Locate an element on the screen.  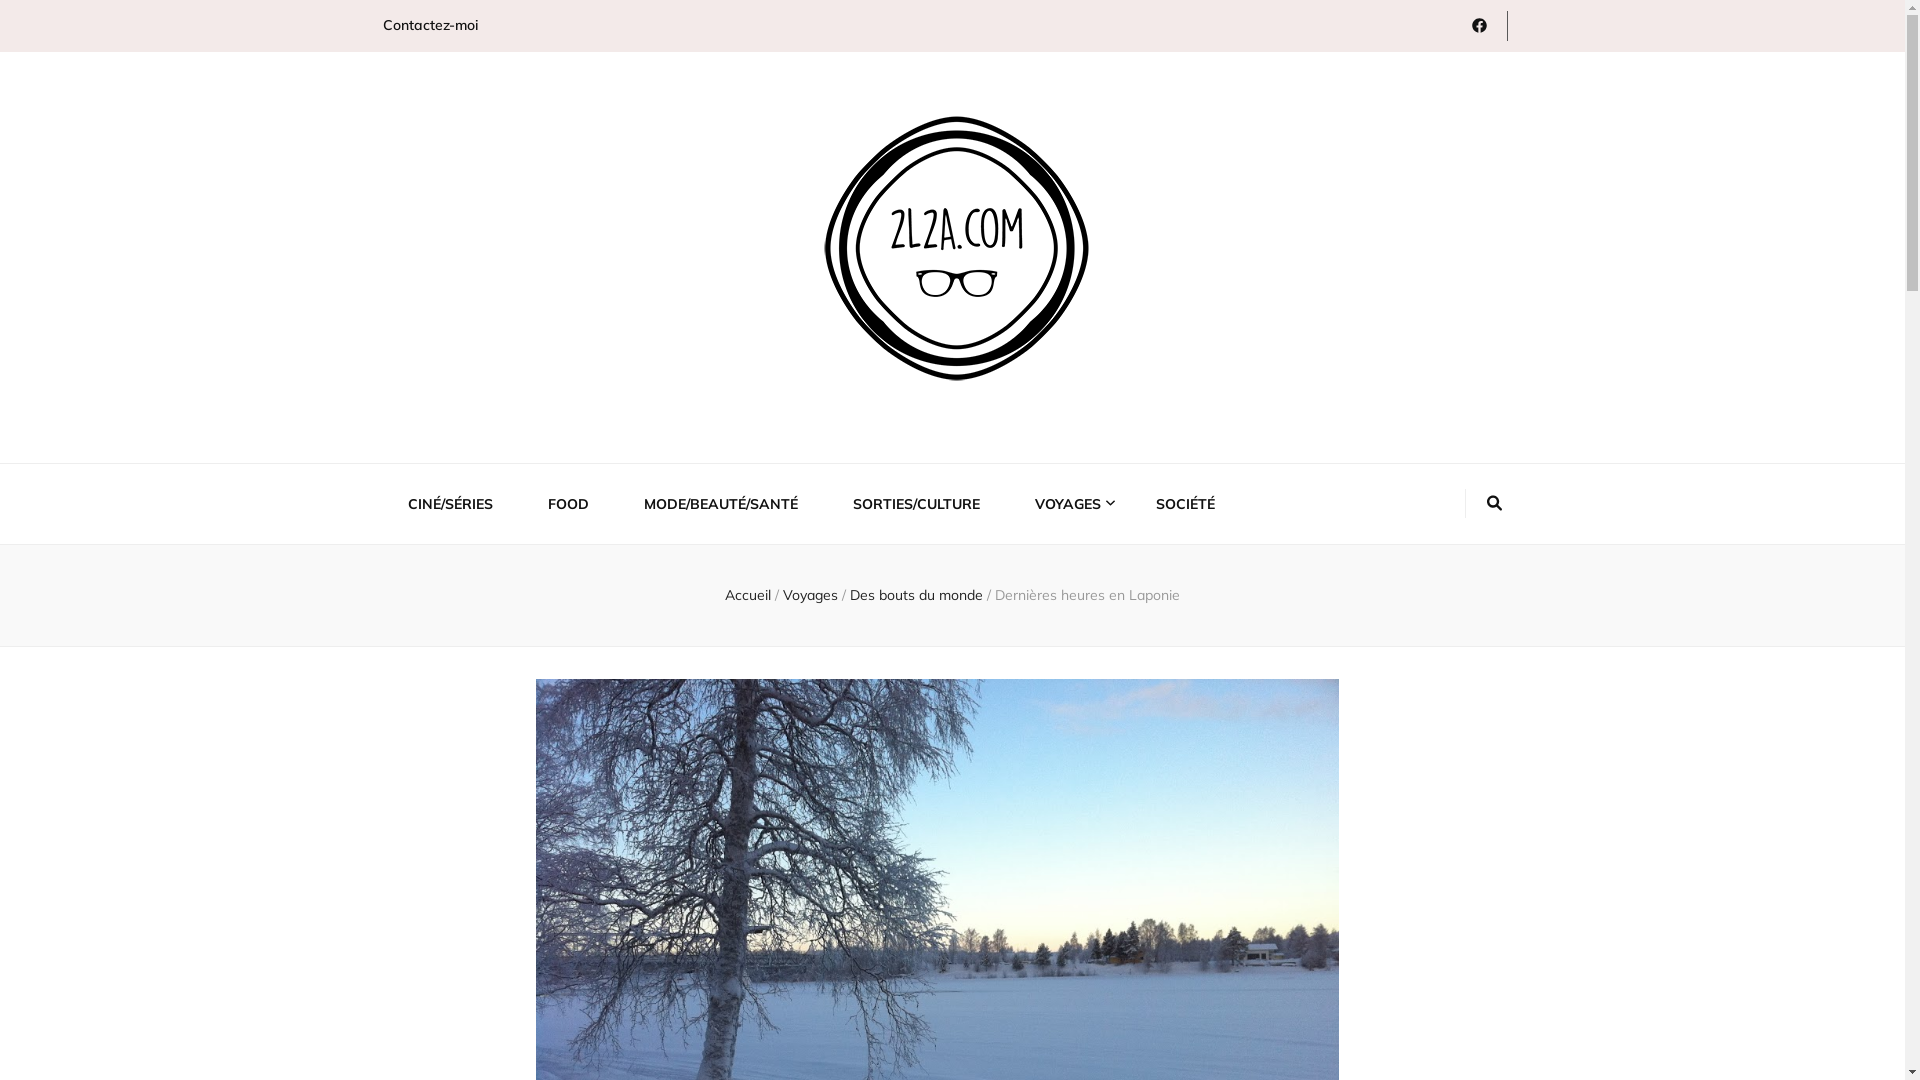
'Voyages' is located at coordinates (812, 593).